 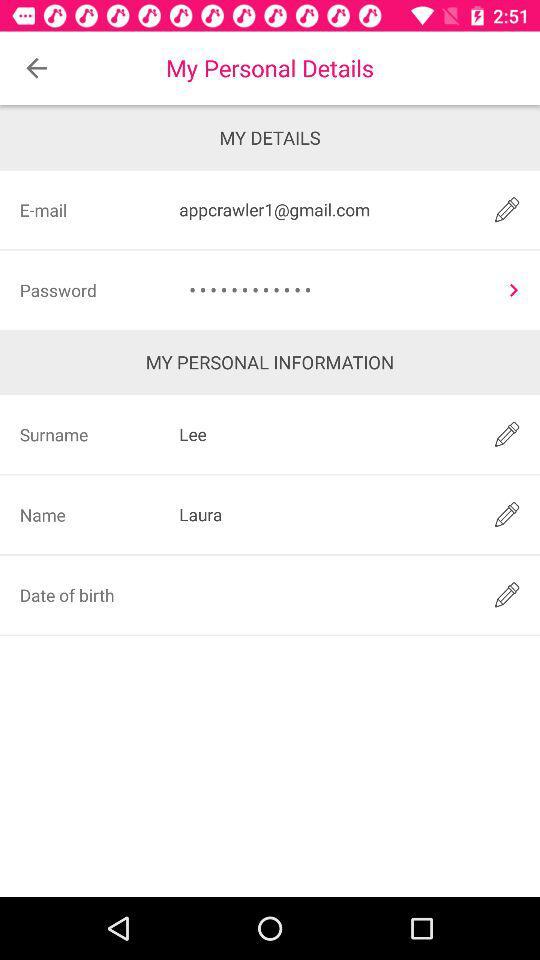 I want to click on edit surname, so click(x=507, y=434).